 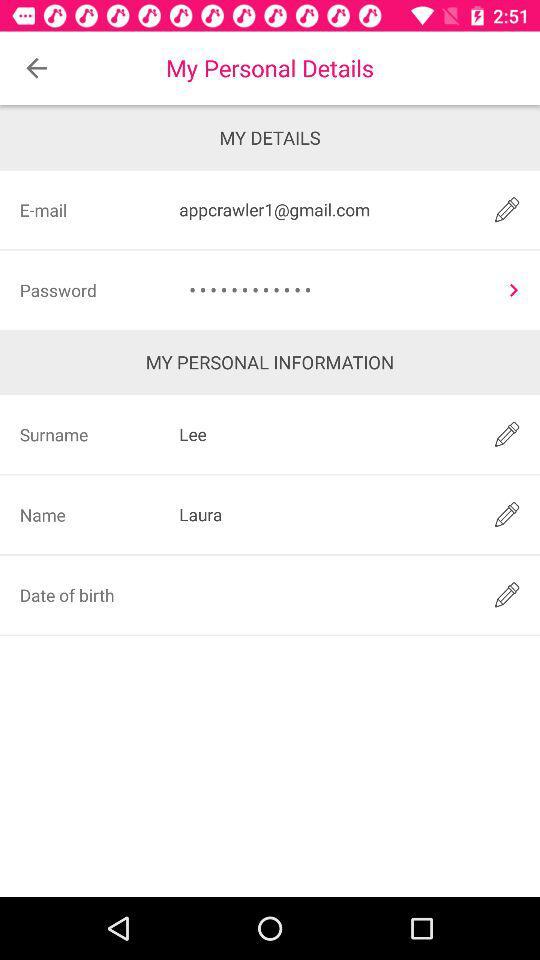 I want to click on edit surname, so click(x=507, y=434).